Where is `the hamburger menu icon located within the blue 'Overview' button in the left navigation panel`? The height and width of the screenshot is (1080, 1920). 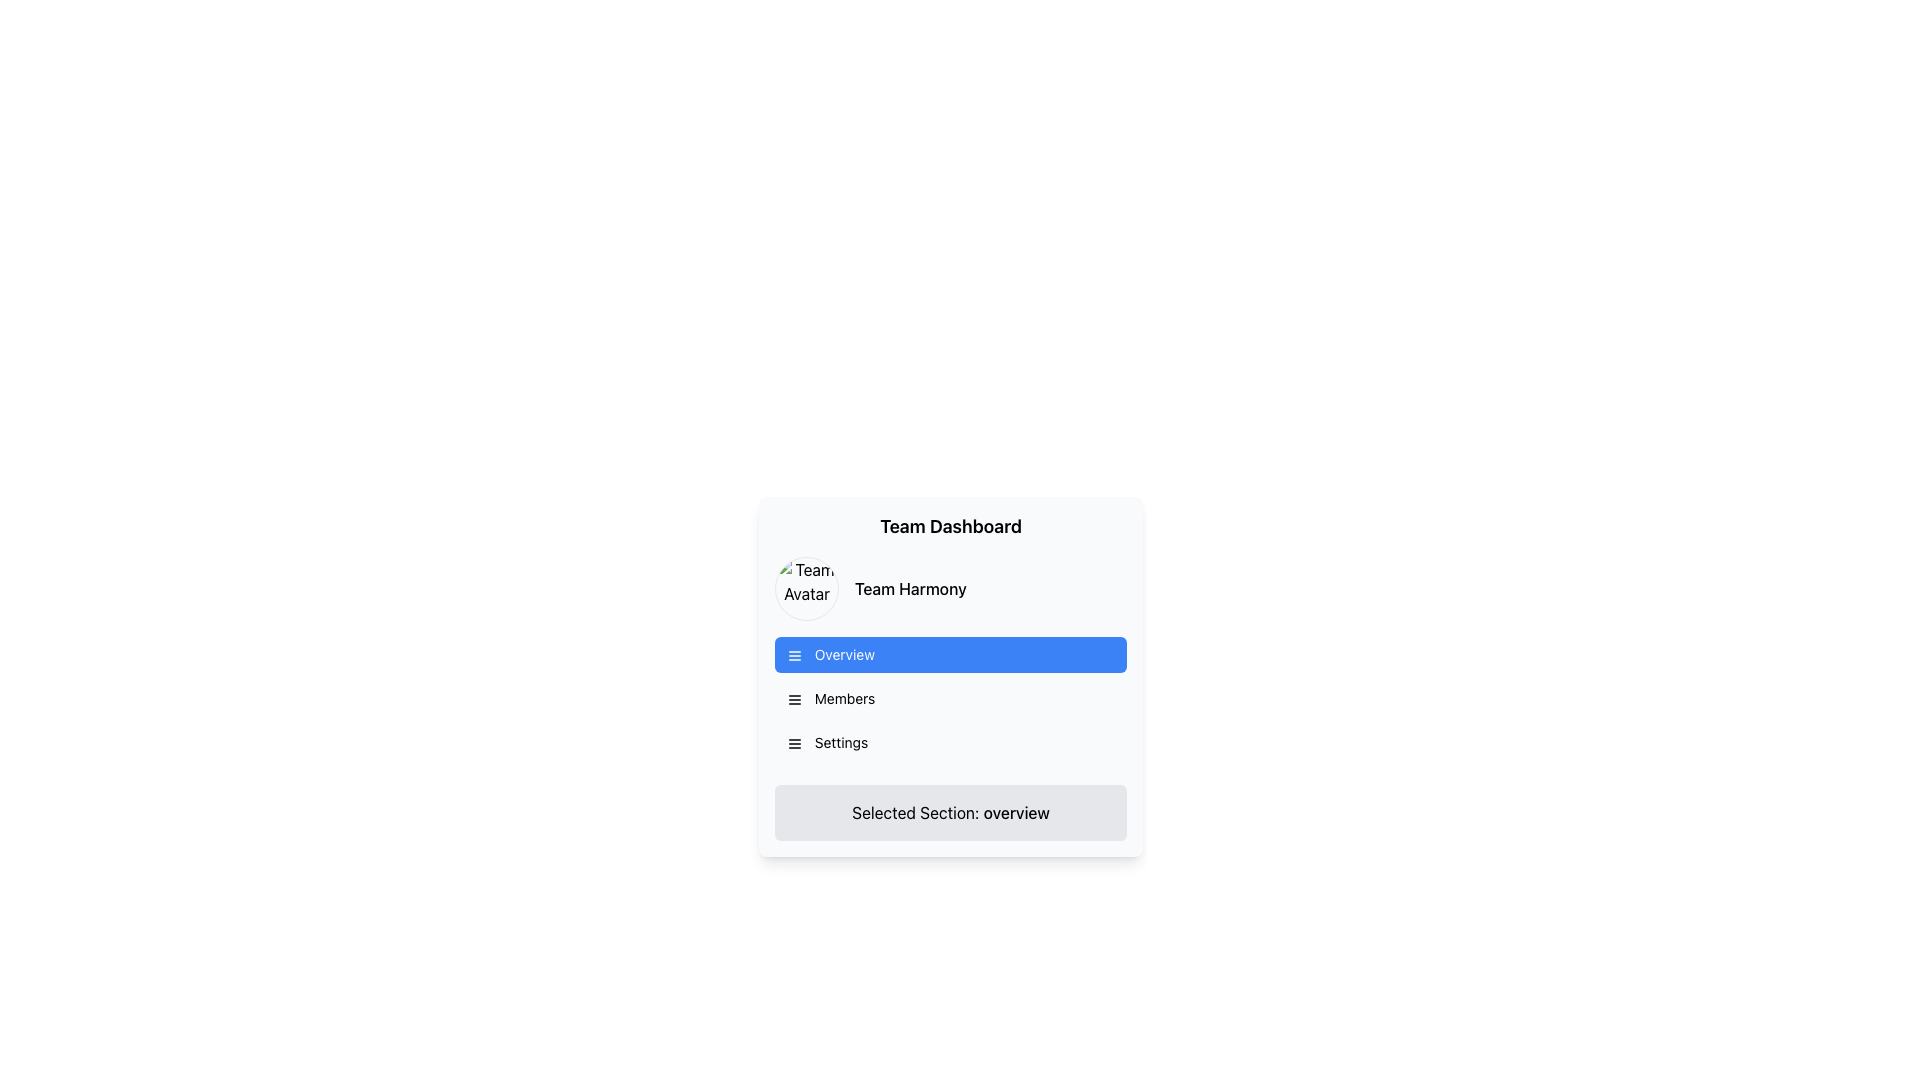 the hamburger menu icon located within the blue 'Overview' button in the left navigation panel is located at coordinates (794, 655).